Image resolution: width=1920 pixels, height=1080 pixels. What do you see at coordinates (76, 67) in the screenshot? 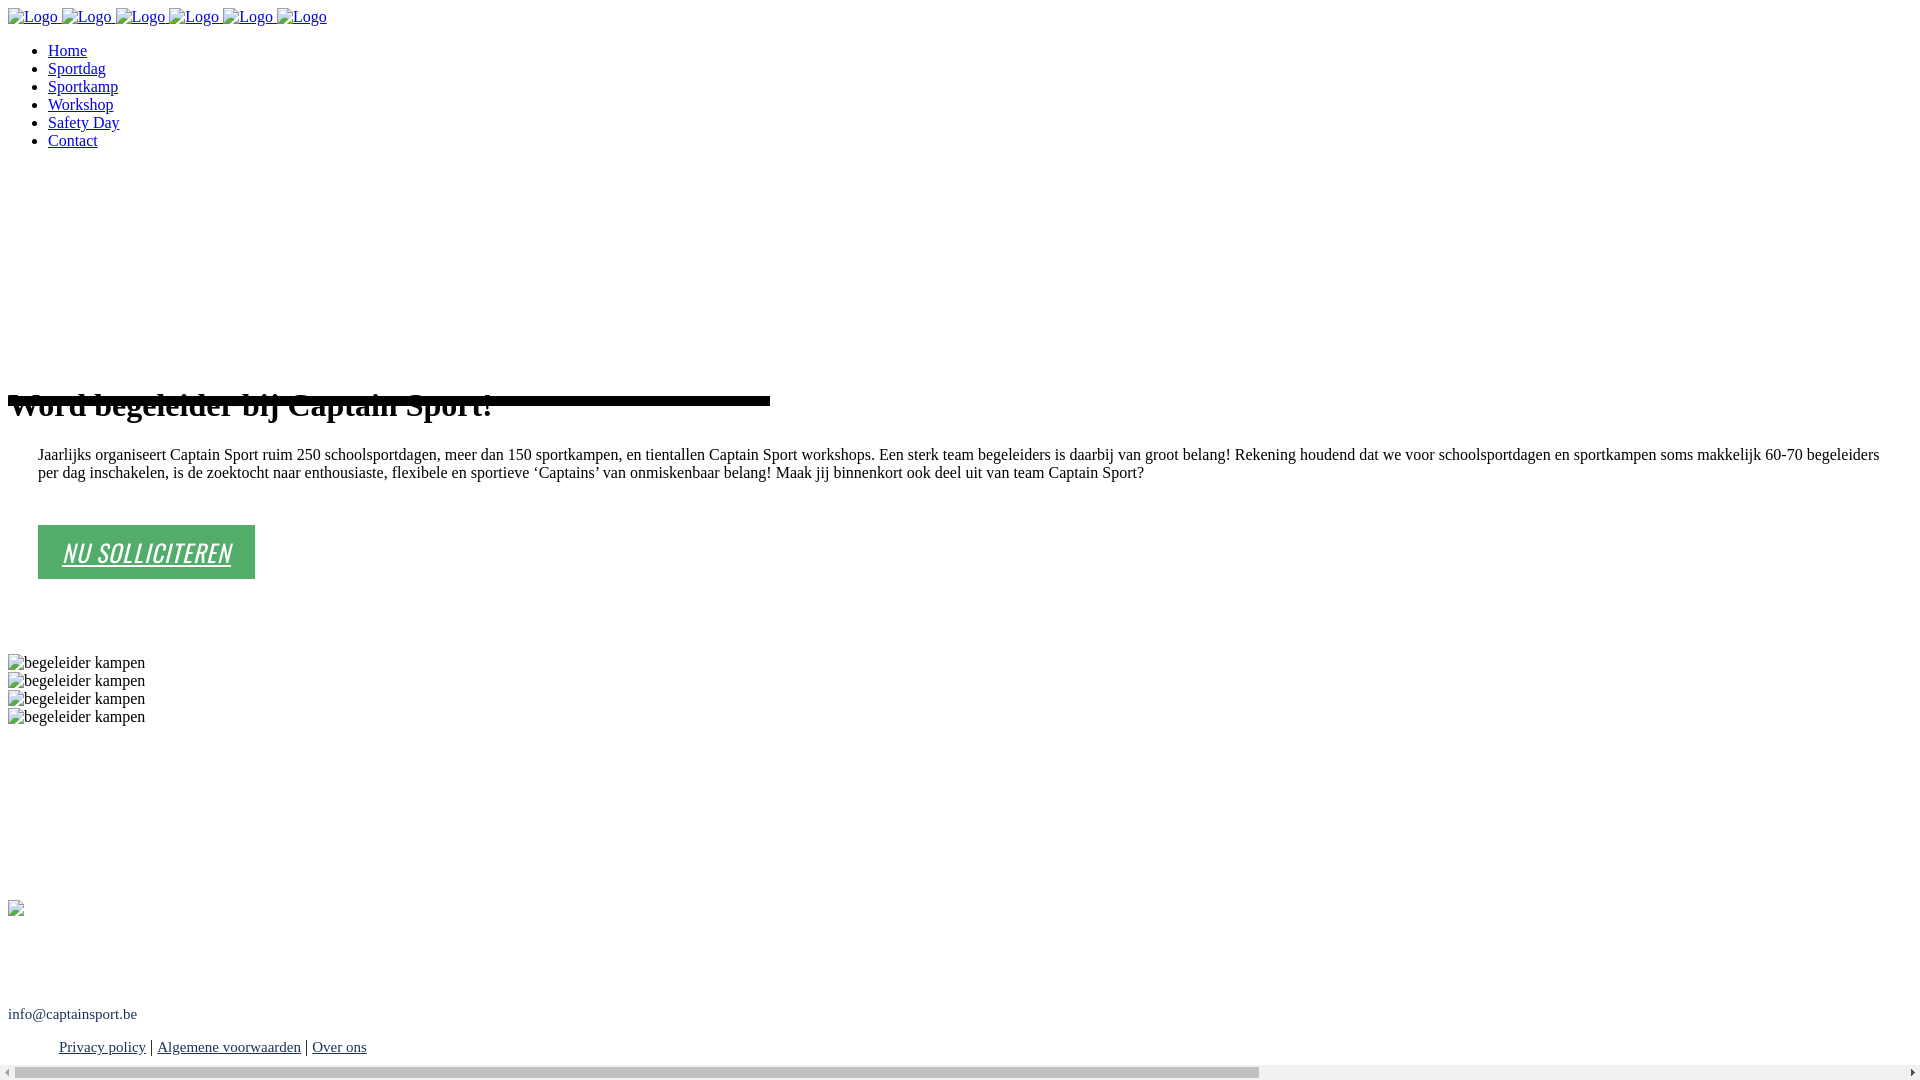
I see `'Sportdag'` at bounding box center [76, 67].